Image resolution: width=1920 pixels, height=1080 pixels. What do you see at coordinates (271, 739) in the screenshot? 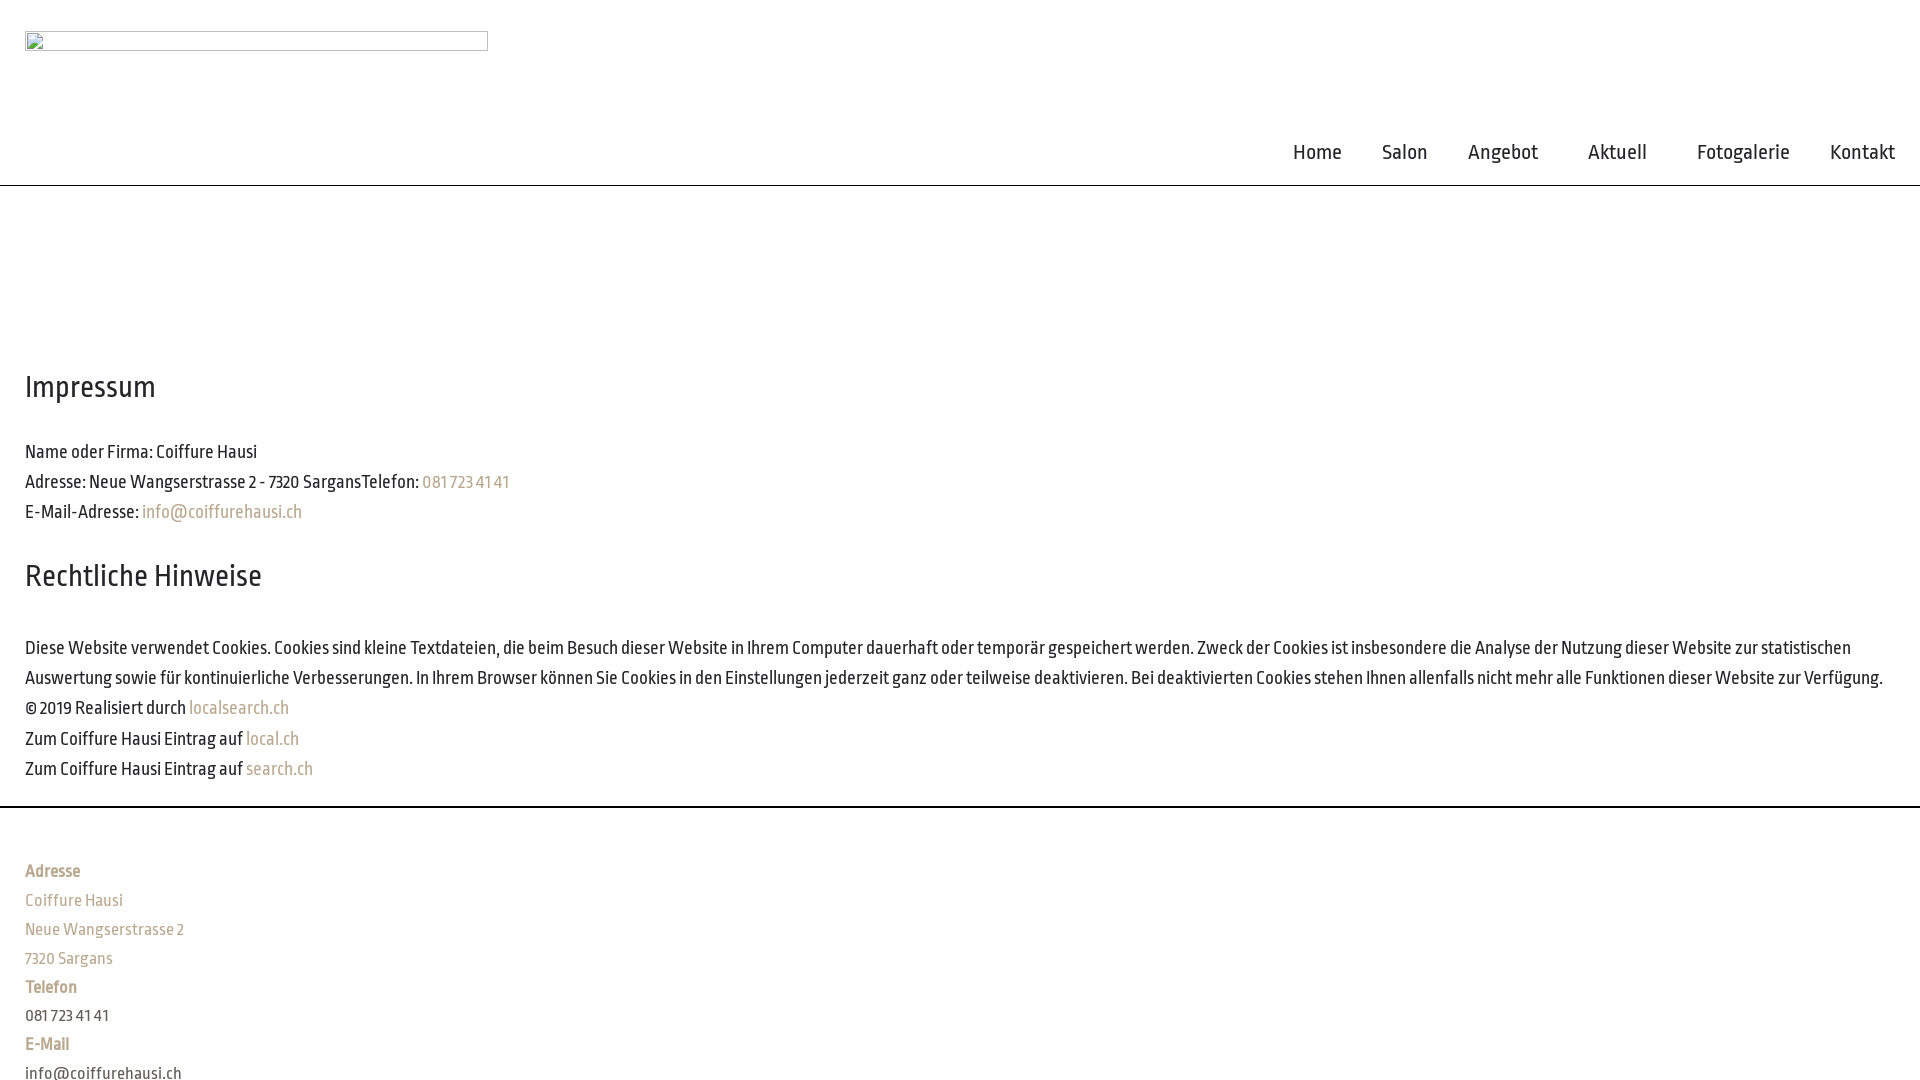
I see `'local.ch'` at bounding box center [271, 739].